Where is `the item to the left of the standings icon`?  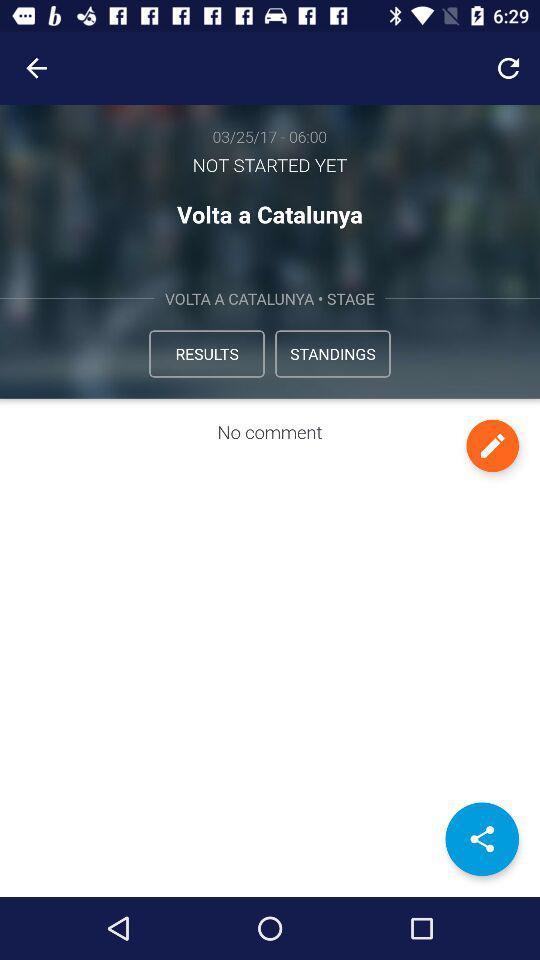
the item to the left of the standings icon is located at coordinates (205, 353).